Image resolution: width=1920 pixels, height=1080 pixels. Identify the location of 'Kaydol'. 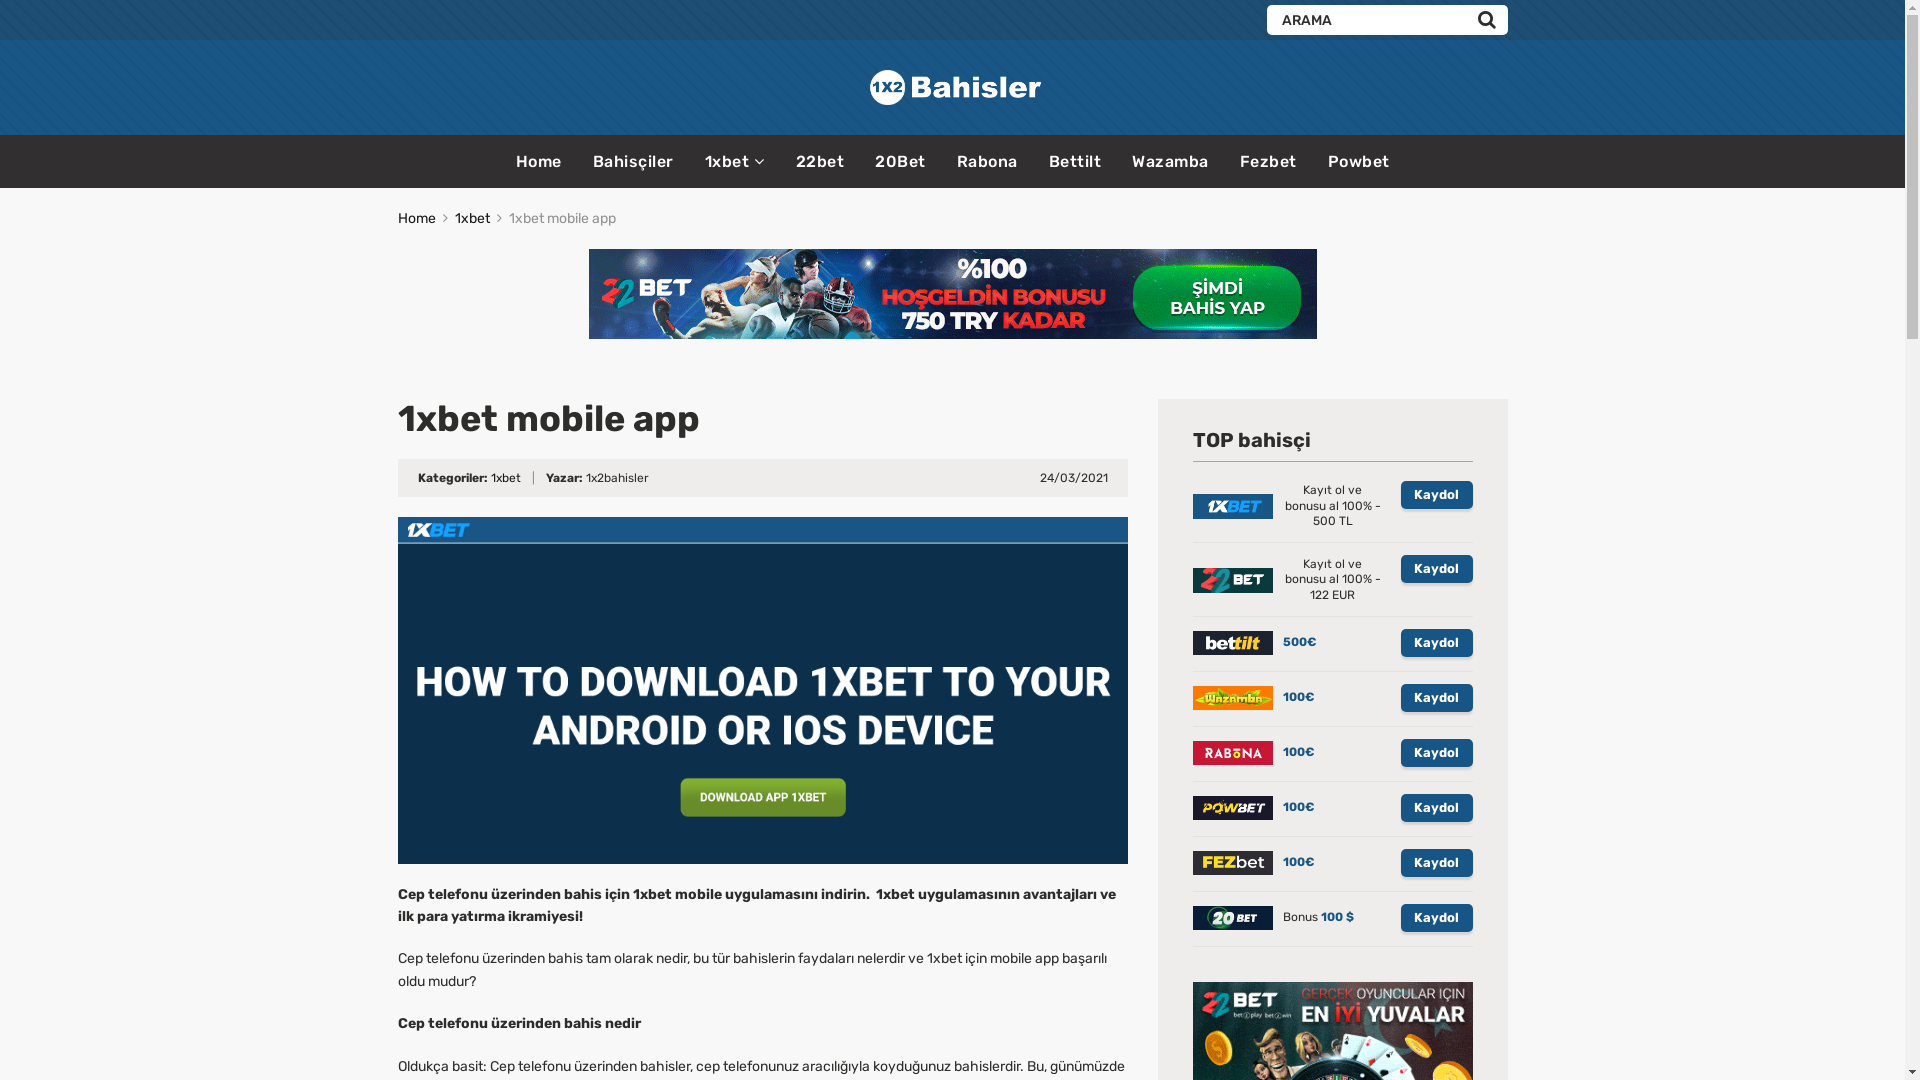
(1434, 918).